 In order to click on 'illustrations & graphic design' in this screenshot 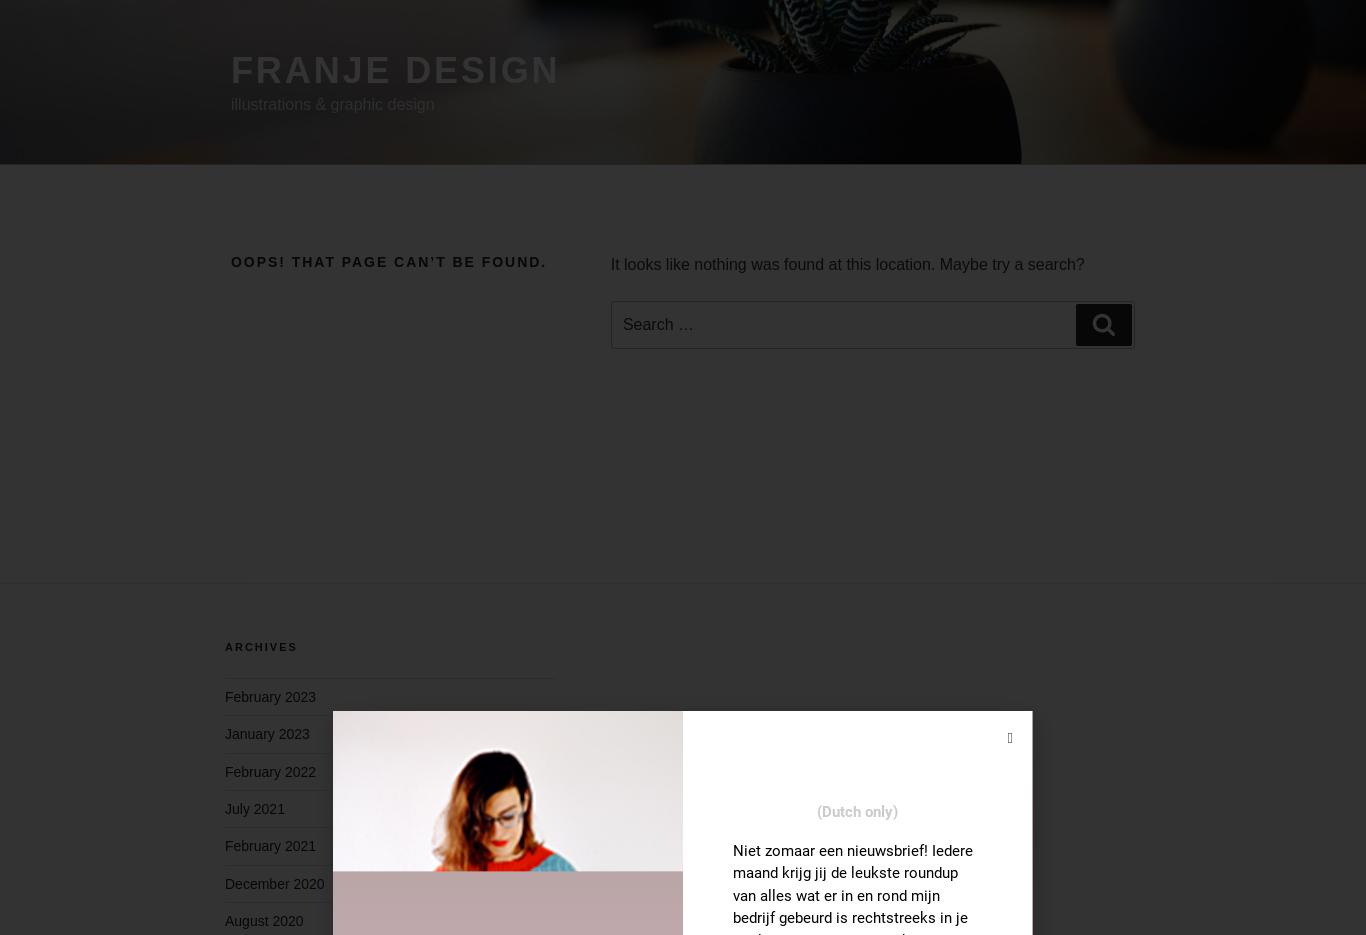, I will do `click(332, 103)`.